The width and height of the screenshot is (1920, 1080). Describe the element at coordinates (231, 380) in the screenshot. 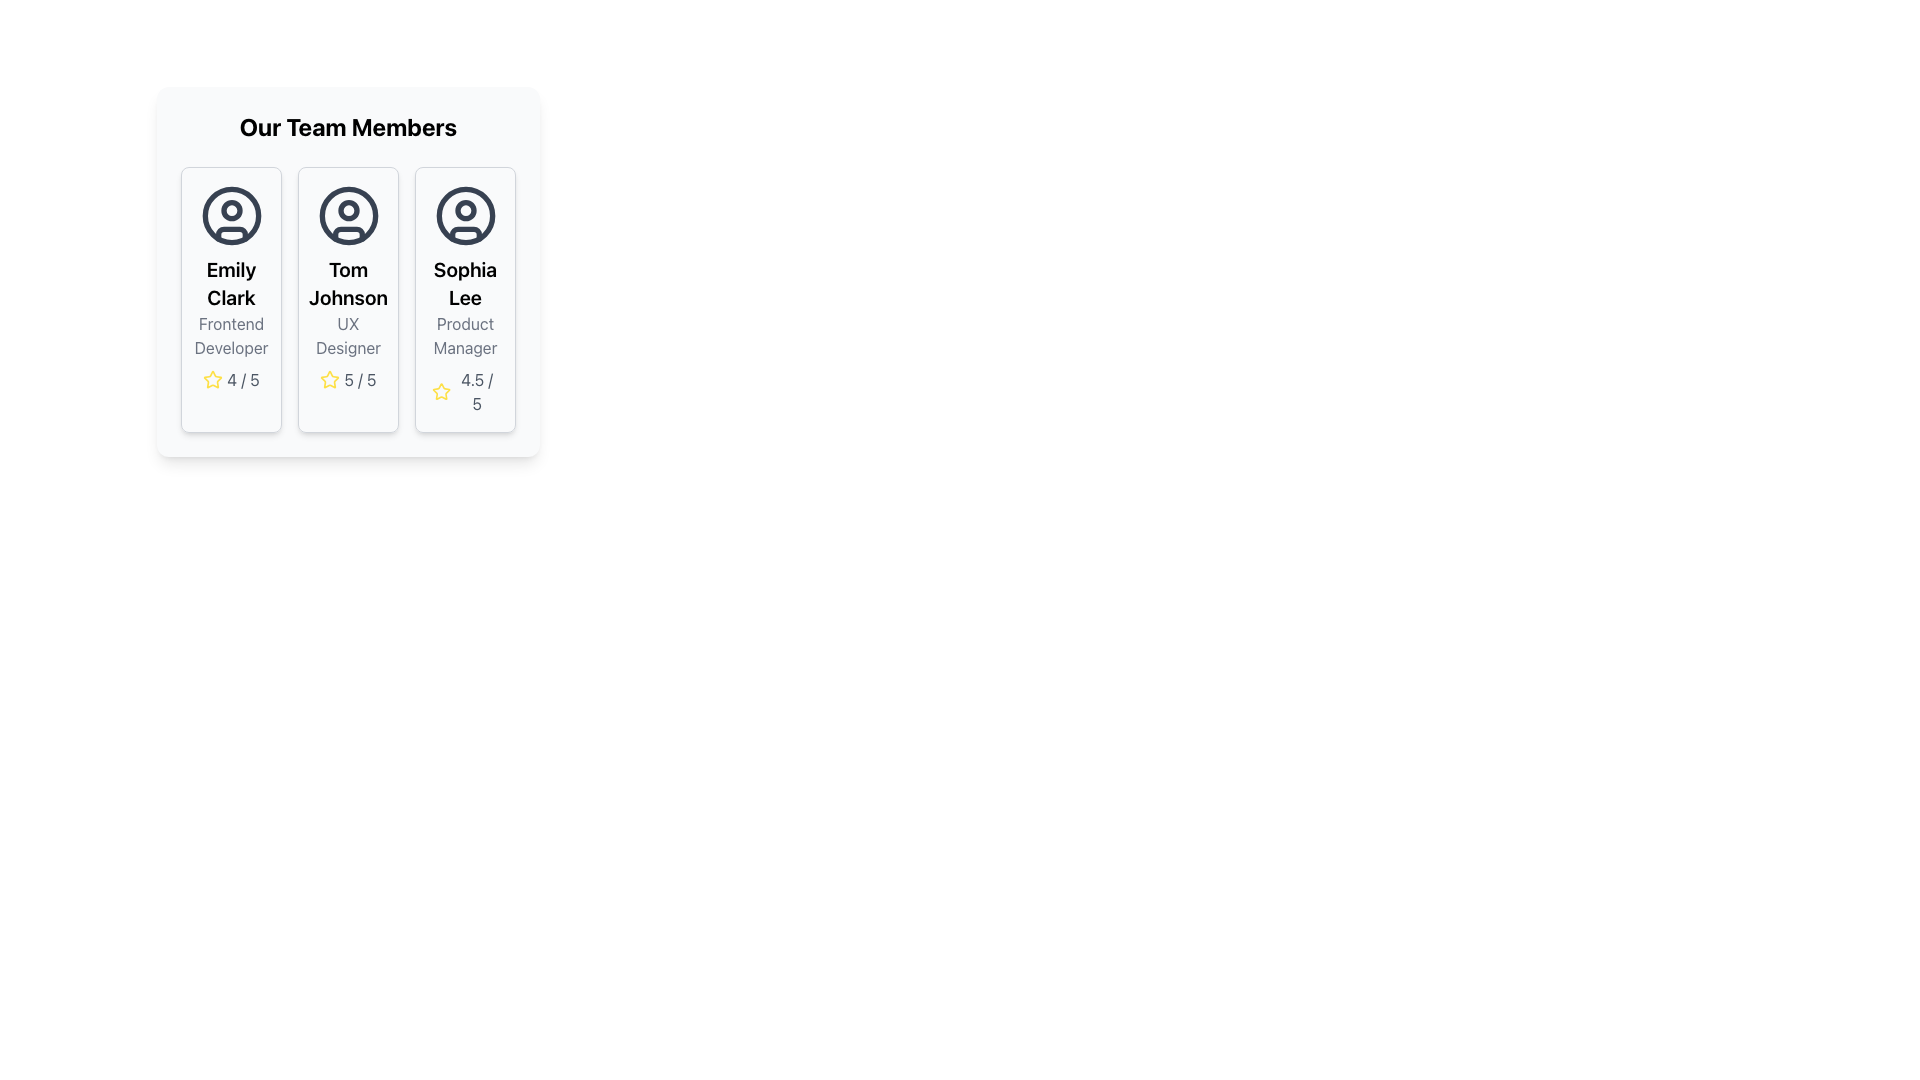

I see `rating display consisting of a star symbol and the numerical rating '4 / 5' located below Emily Clark's name in the 'Our Team Members' section` at that location.